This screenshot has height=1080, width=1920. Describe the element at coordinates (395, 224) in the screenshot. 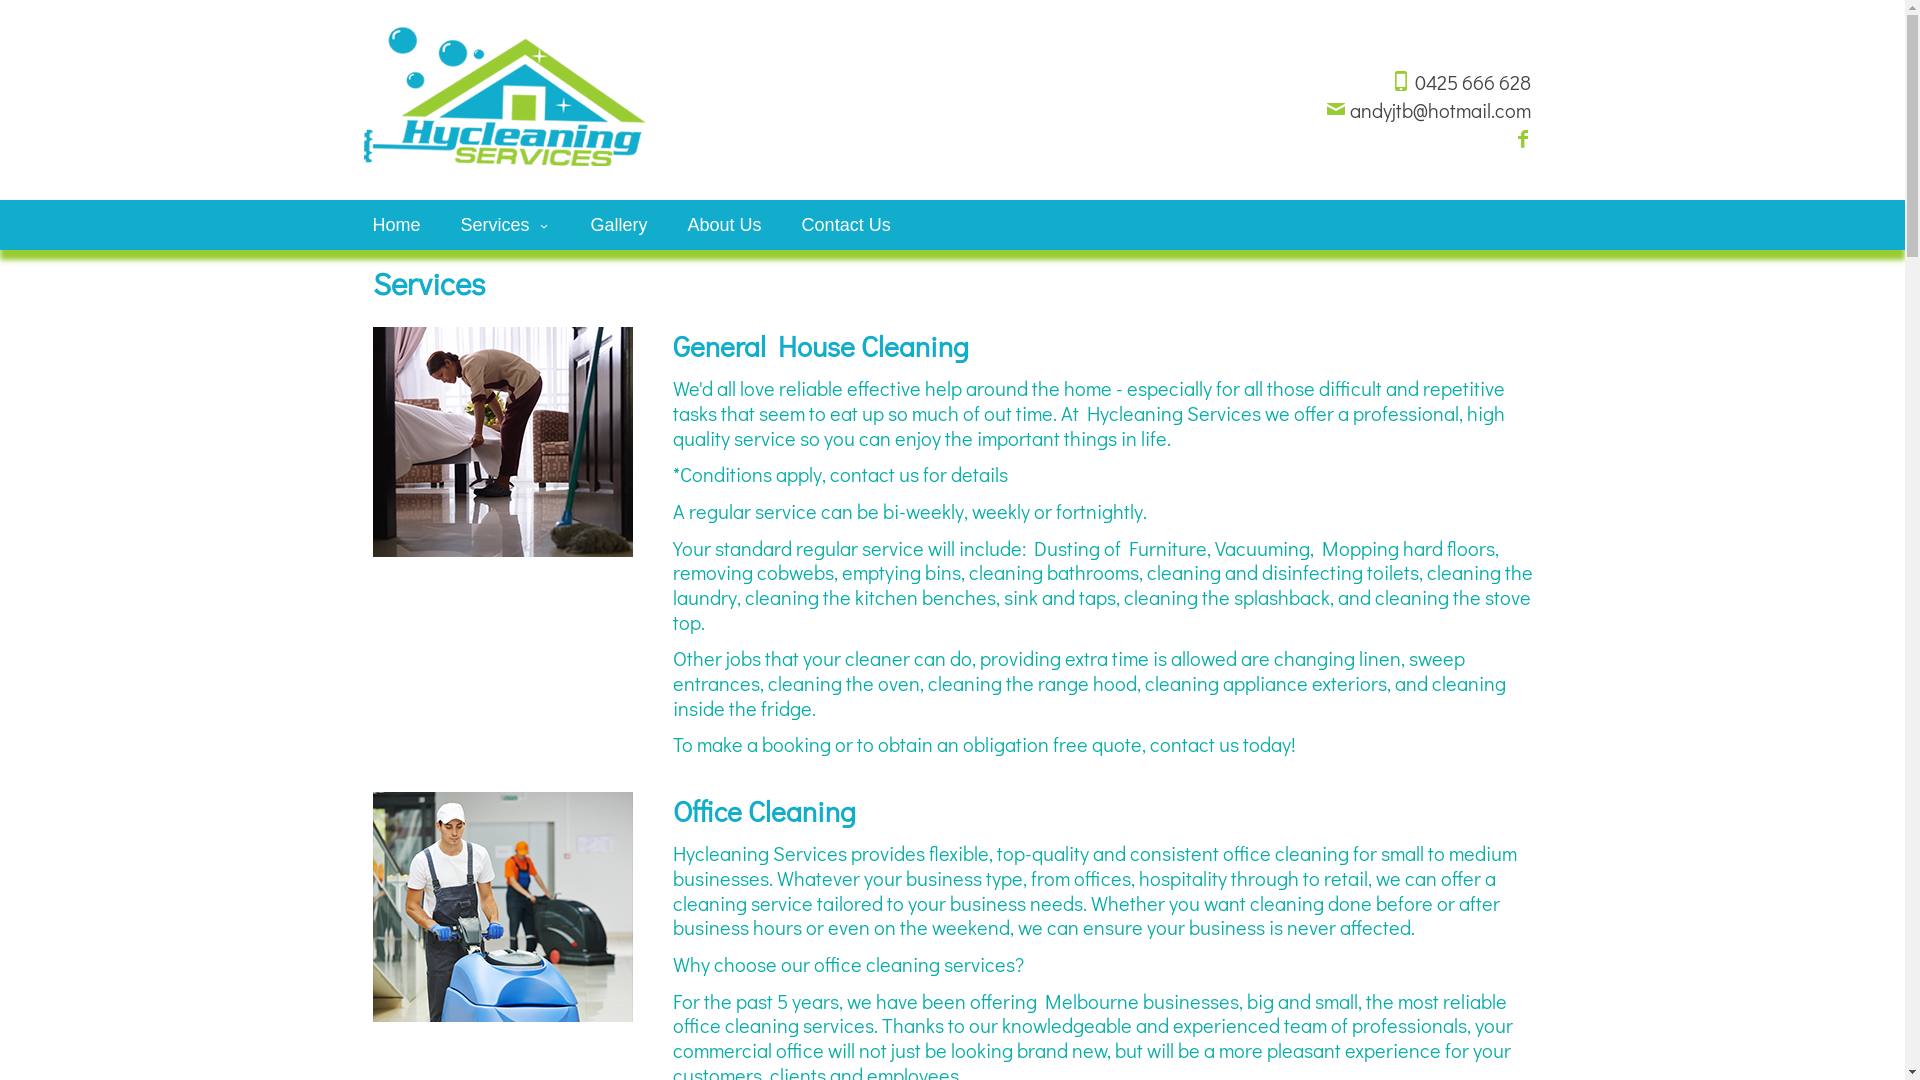

I see `'Home'` at that location.